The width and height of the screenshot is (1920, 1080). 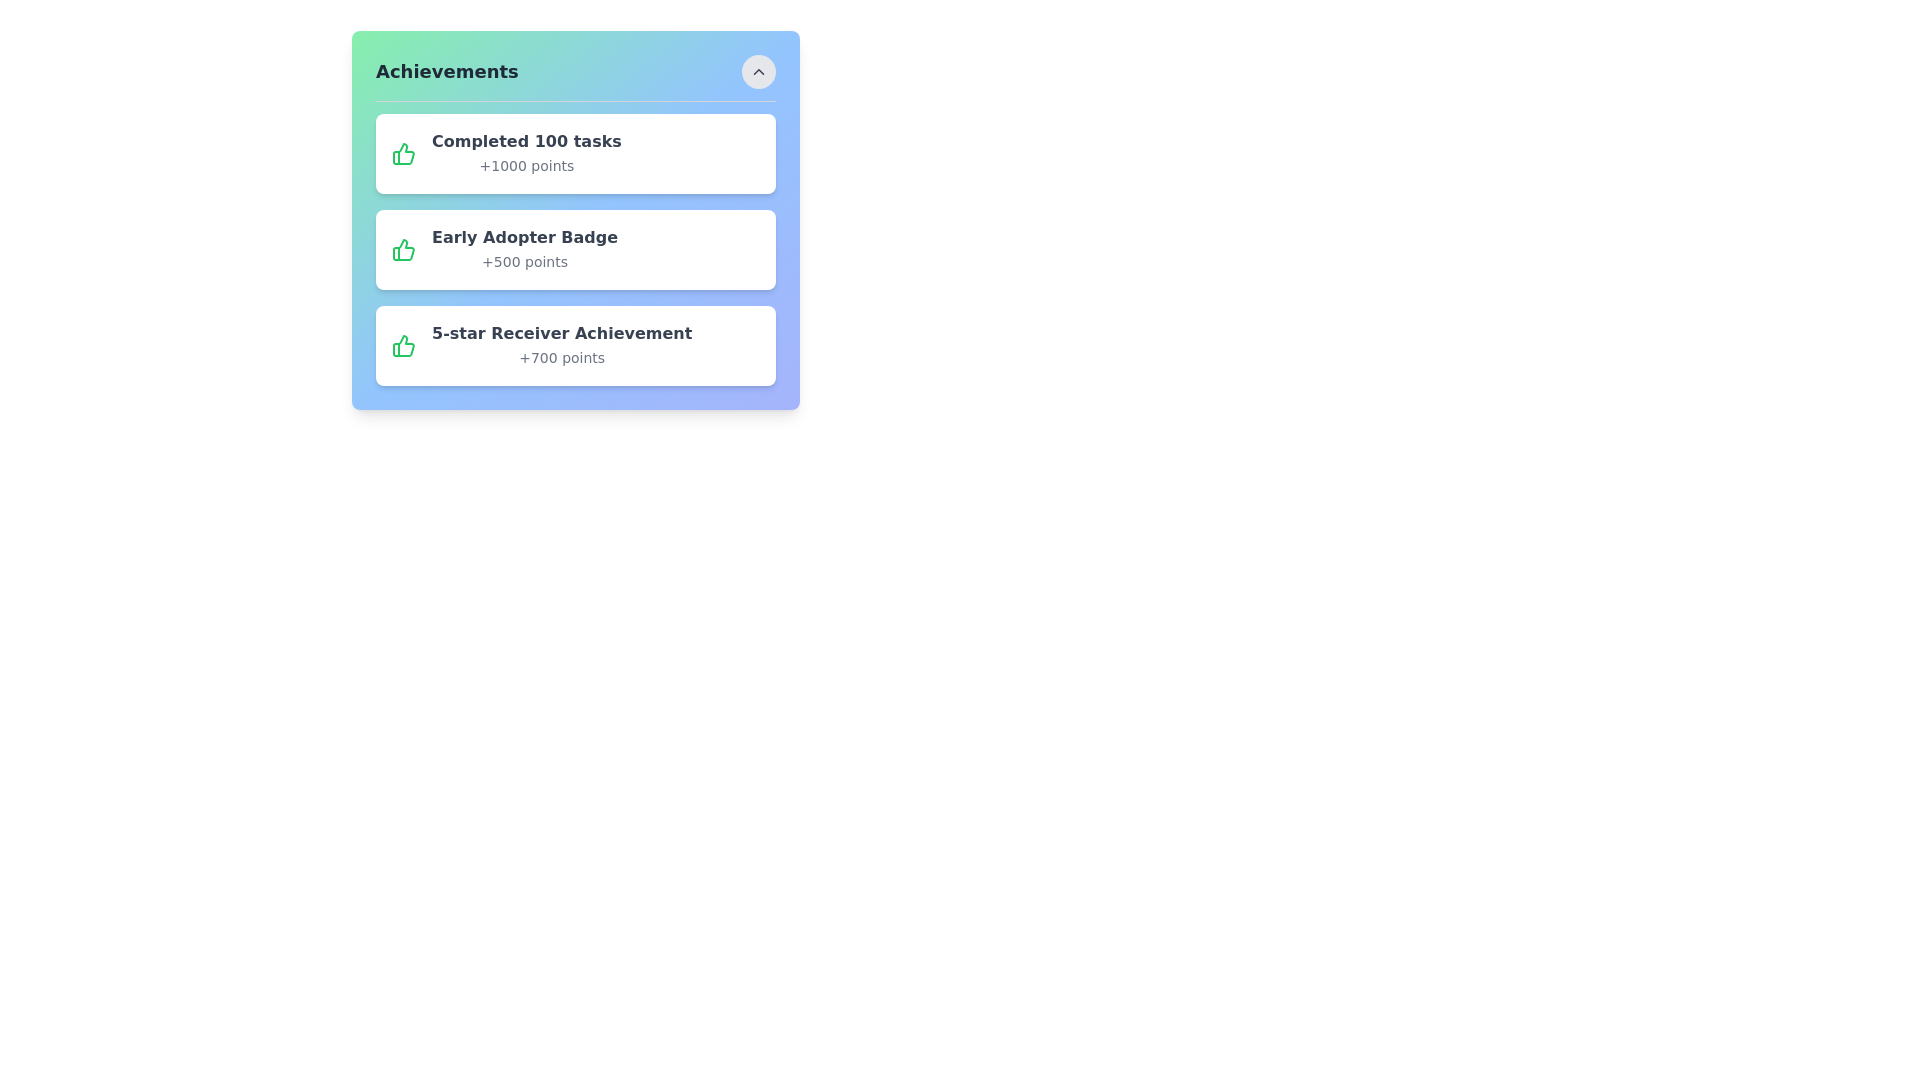 What do you see at coordinates (561, 345) in the screenshot?
I see `text content of the '5-star Receiver Achievement' card, which includes the title in bold and the subtitle below it` at bounding box center [561, 345].